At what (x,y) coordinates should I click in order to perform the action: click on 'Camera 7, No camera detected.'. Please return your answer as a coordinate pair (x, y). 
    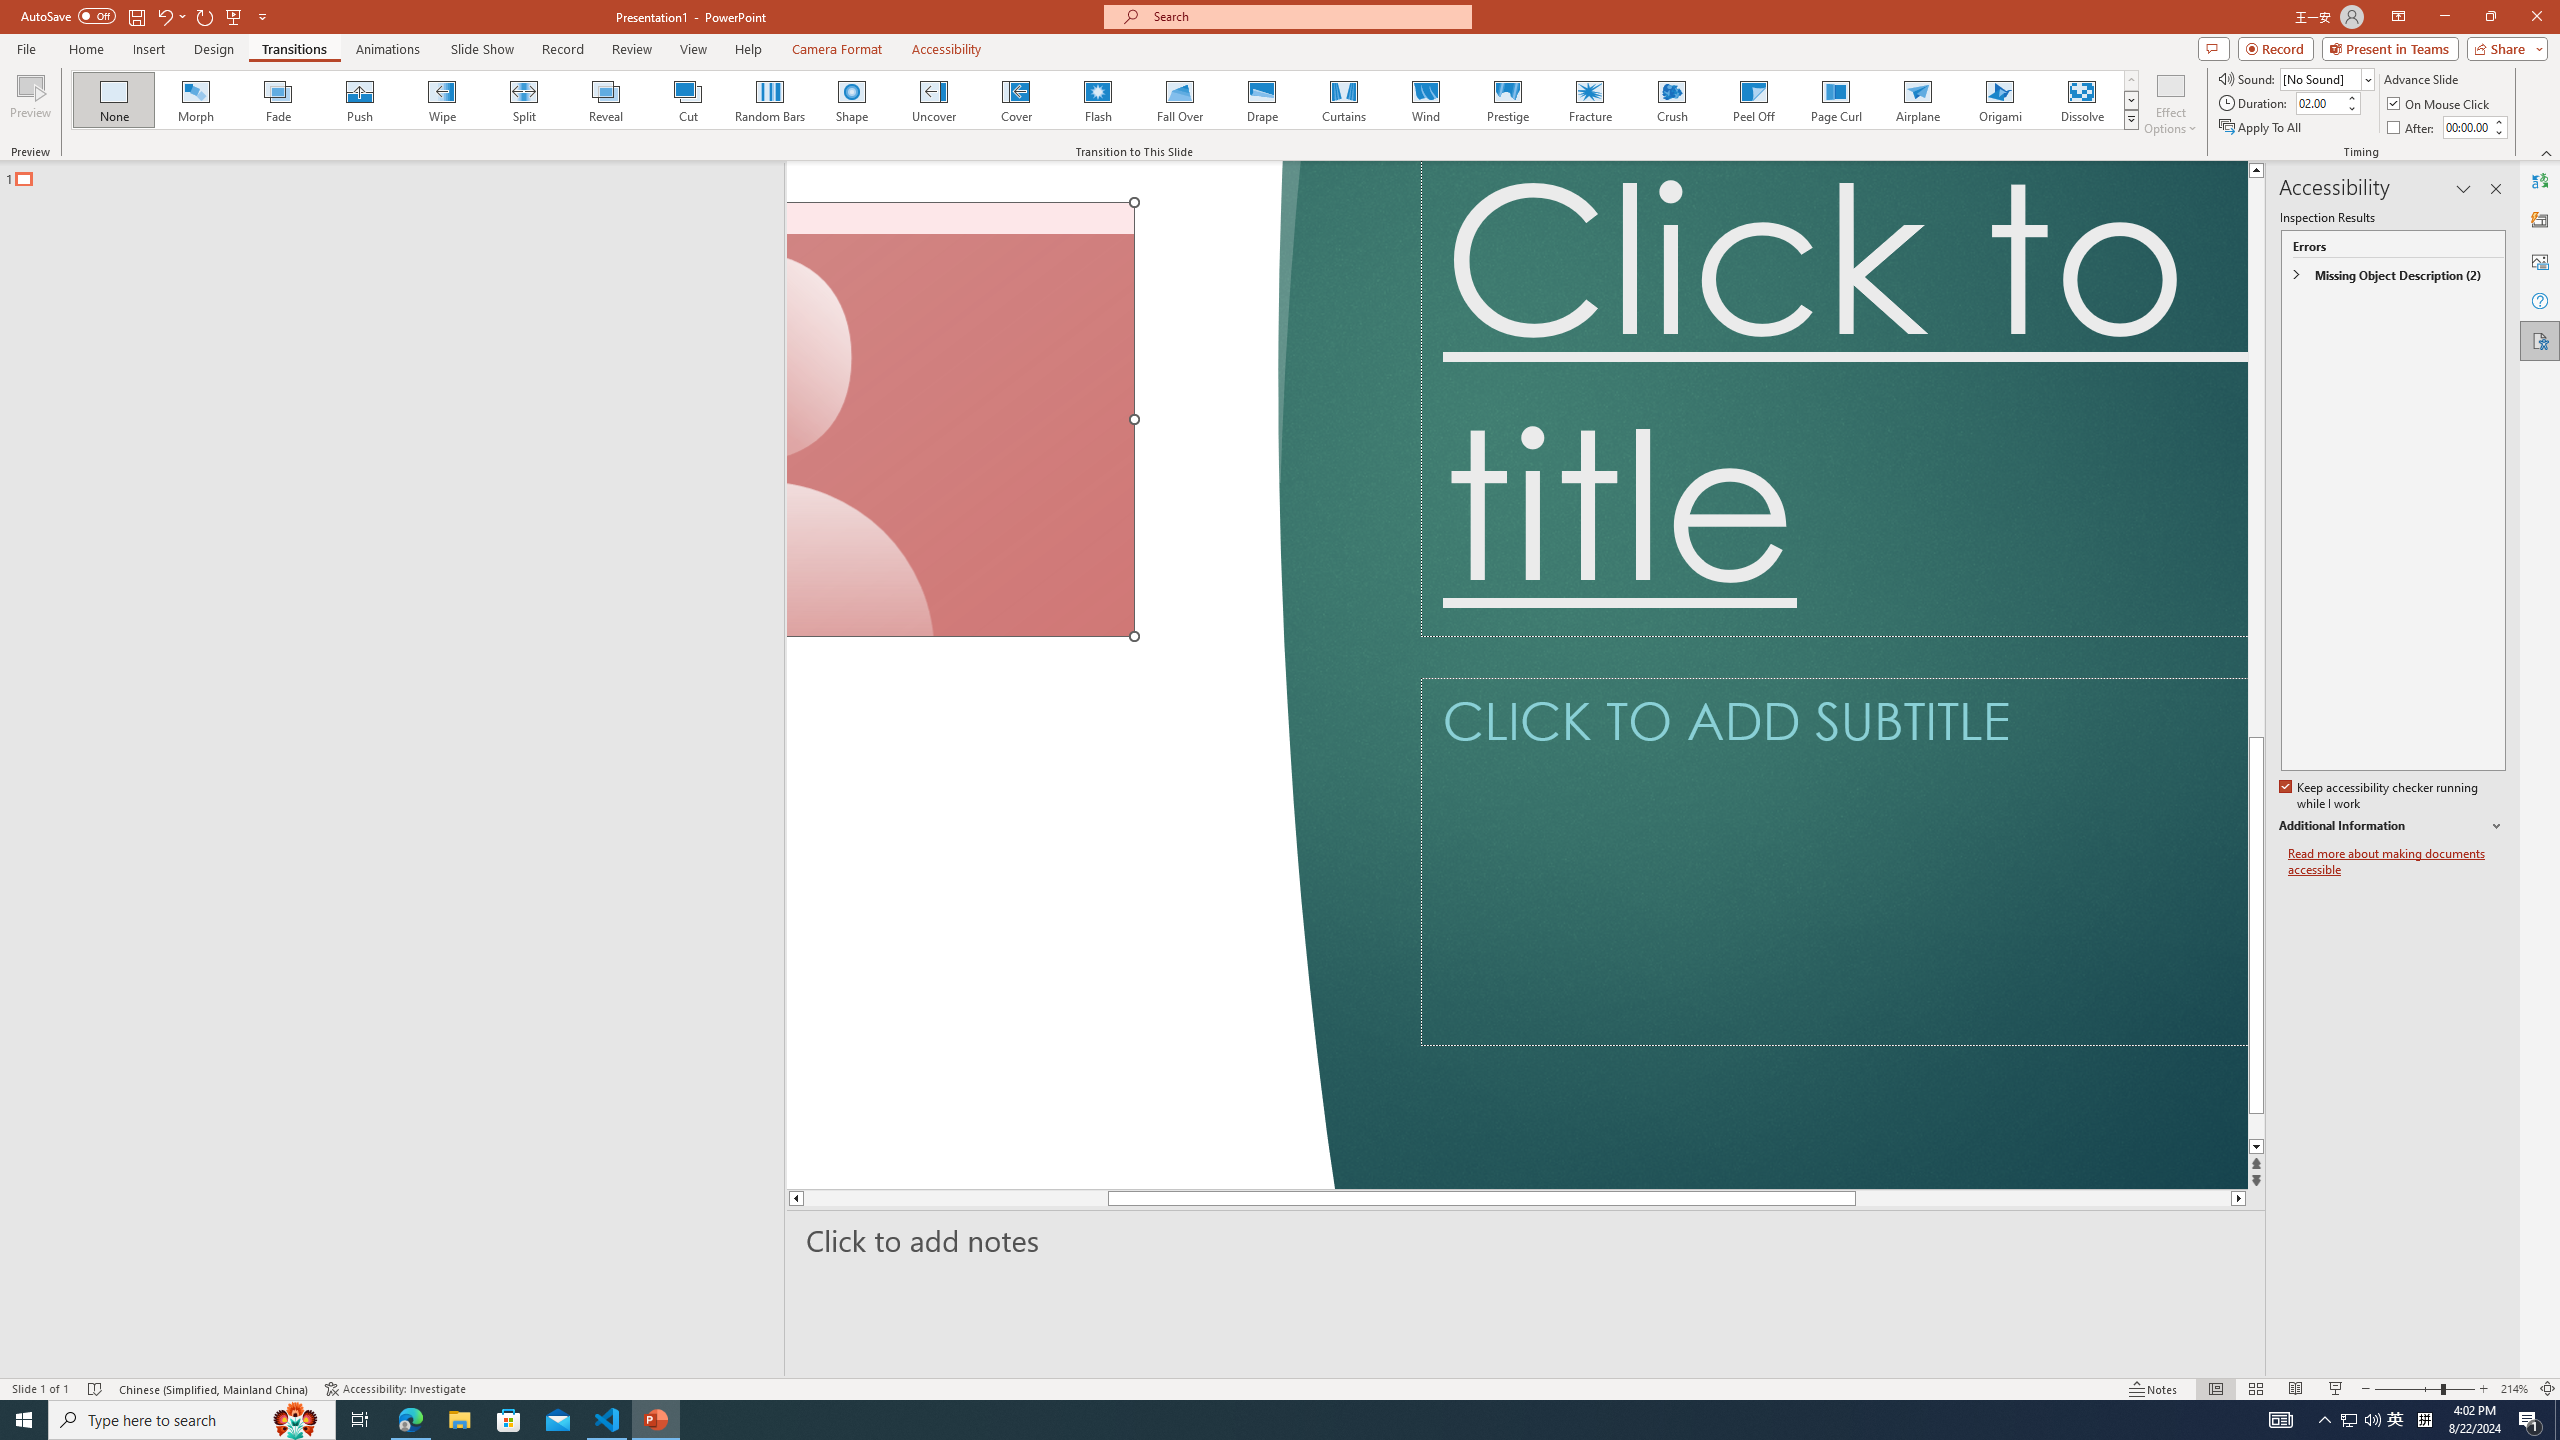
    Looking at the image, I should click on (961, 420).